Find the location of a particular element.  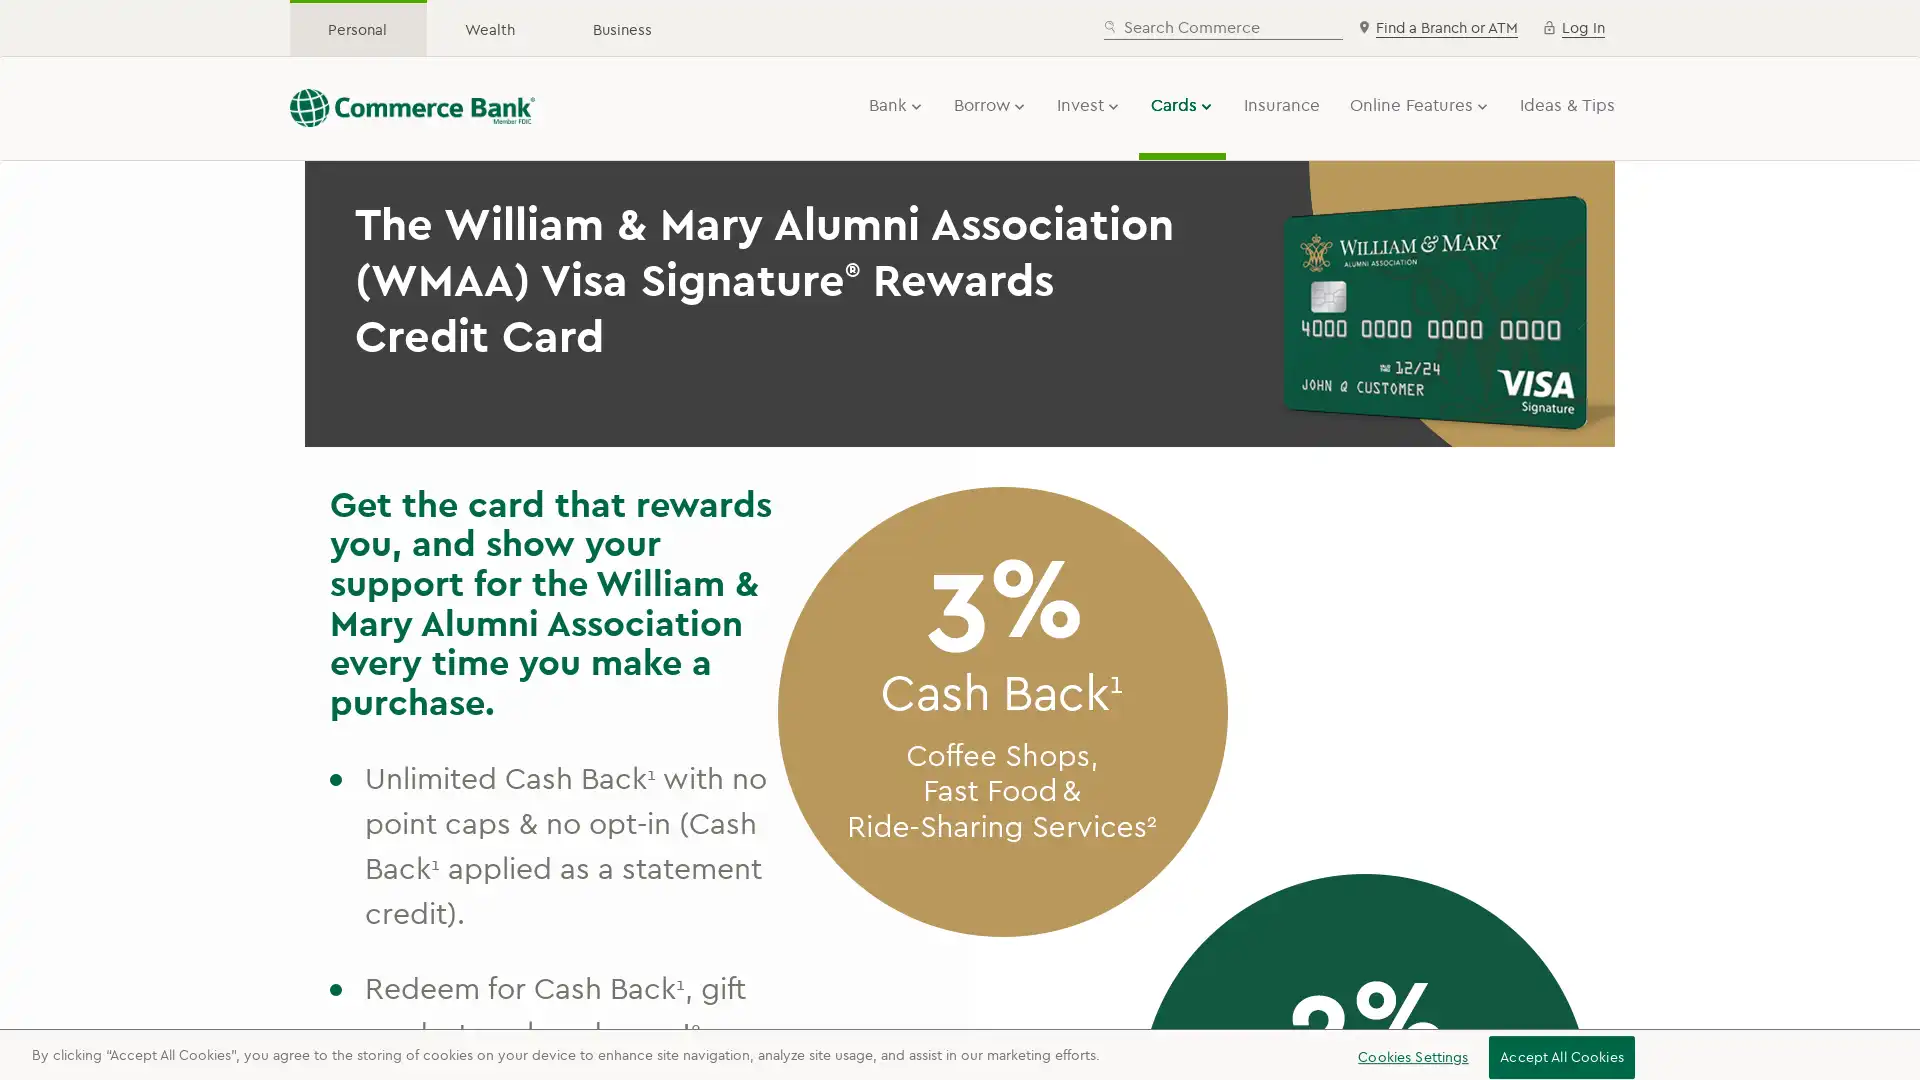

Insurance is located at coordinates (1281, 104).